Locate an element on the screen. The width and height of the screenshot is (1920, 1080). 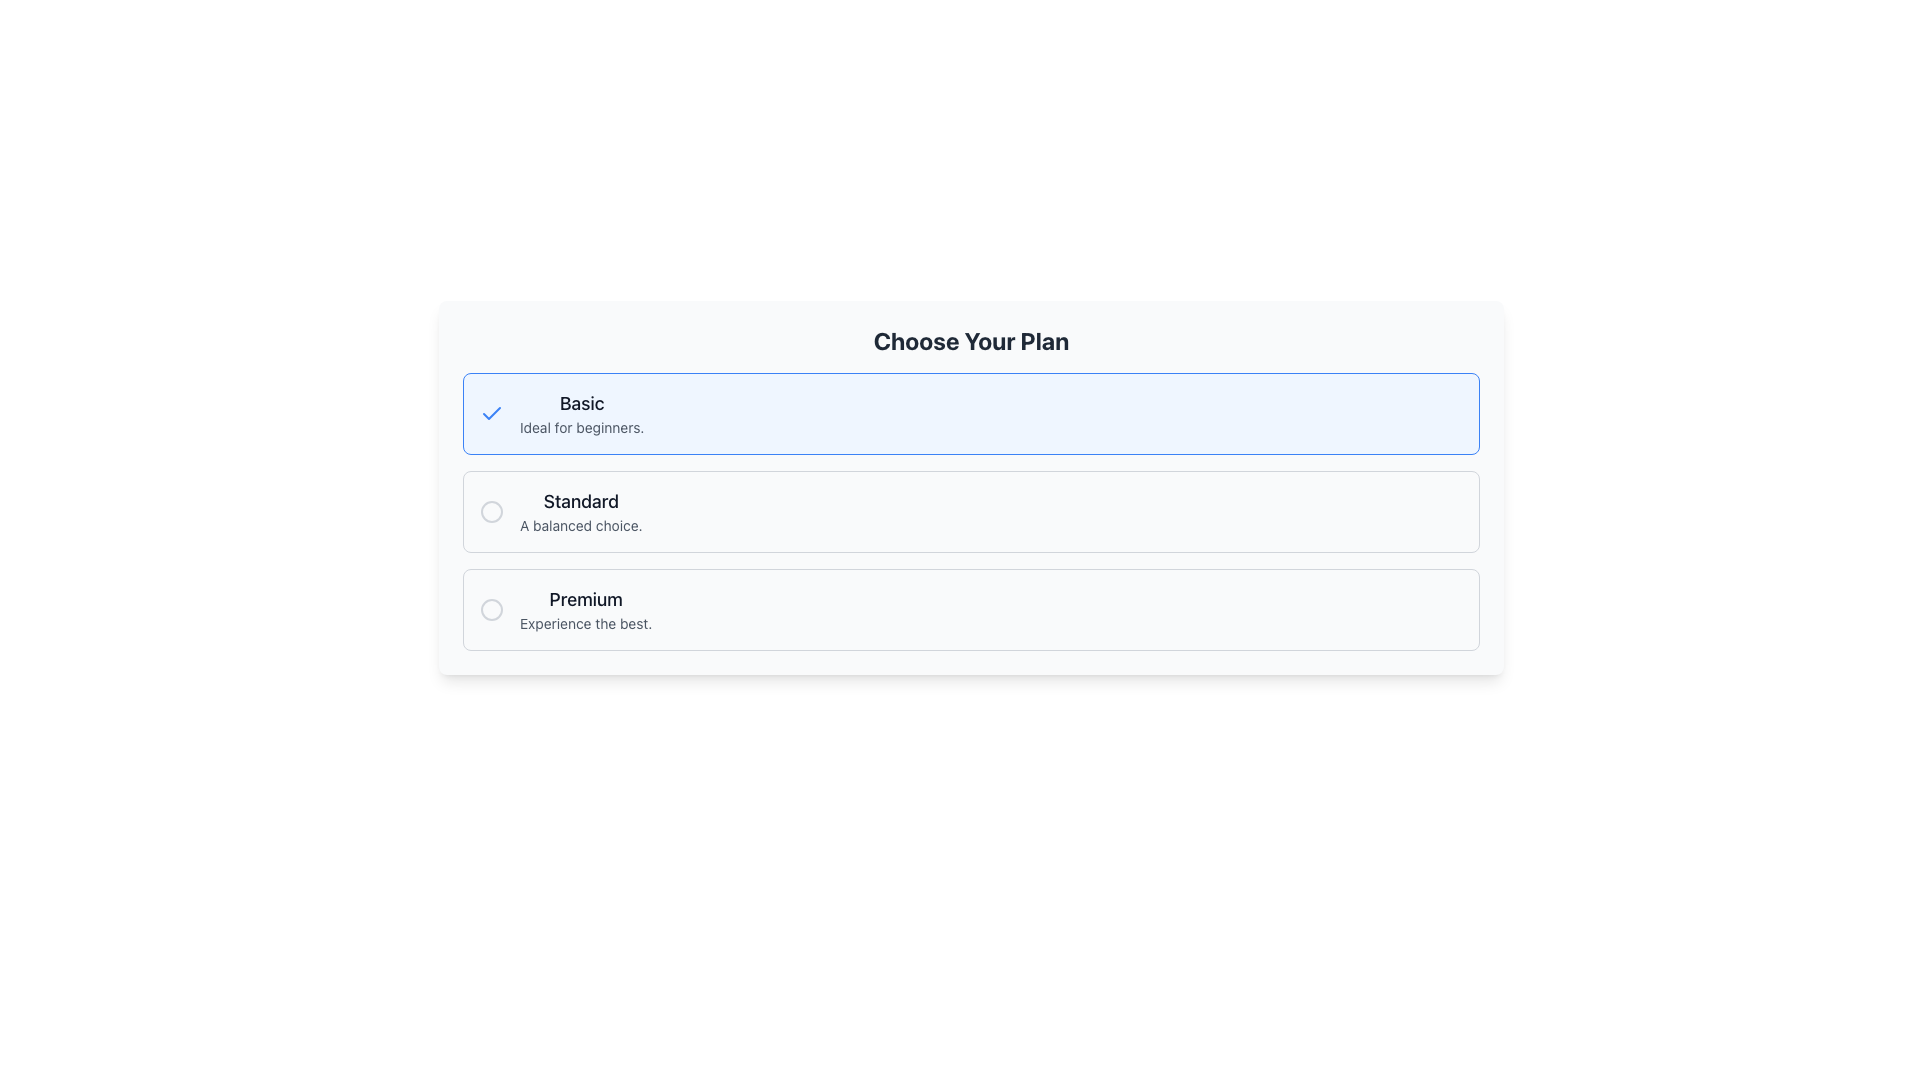
the icon indicating the selection of the 'Basic' plan option, which is positioned to the left of the 'Basic' plan title, to verify its selection status is located at coordinates (491, 412).